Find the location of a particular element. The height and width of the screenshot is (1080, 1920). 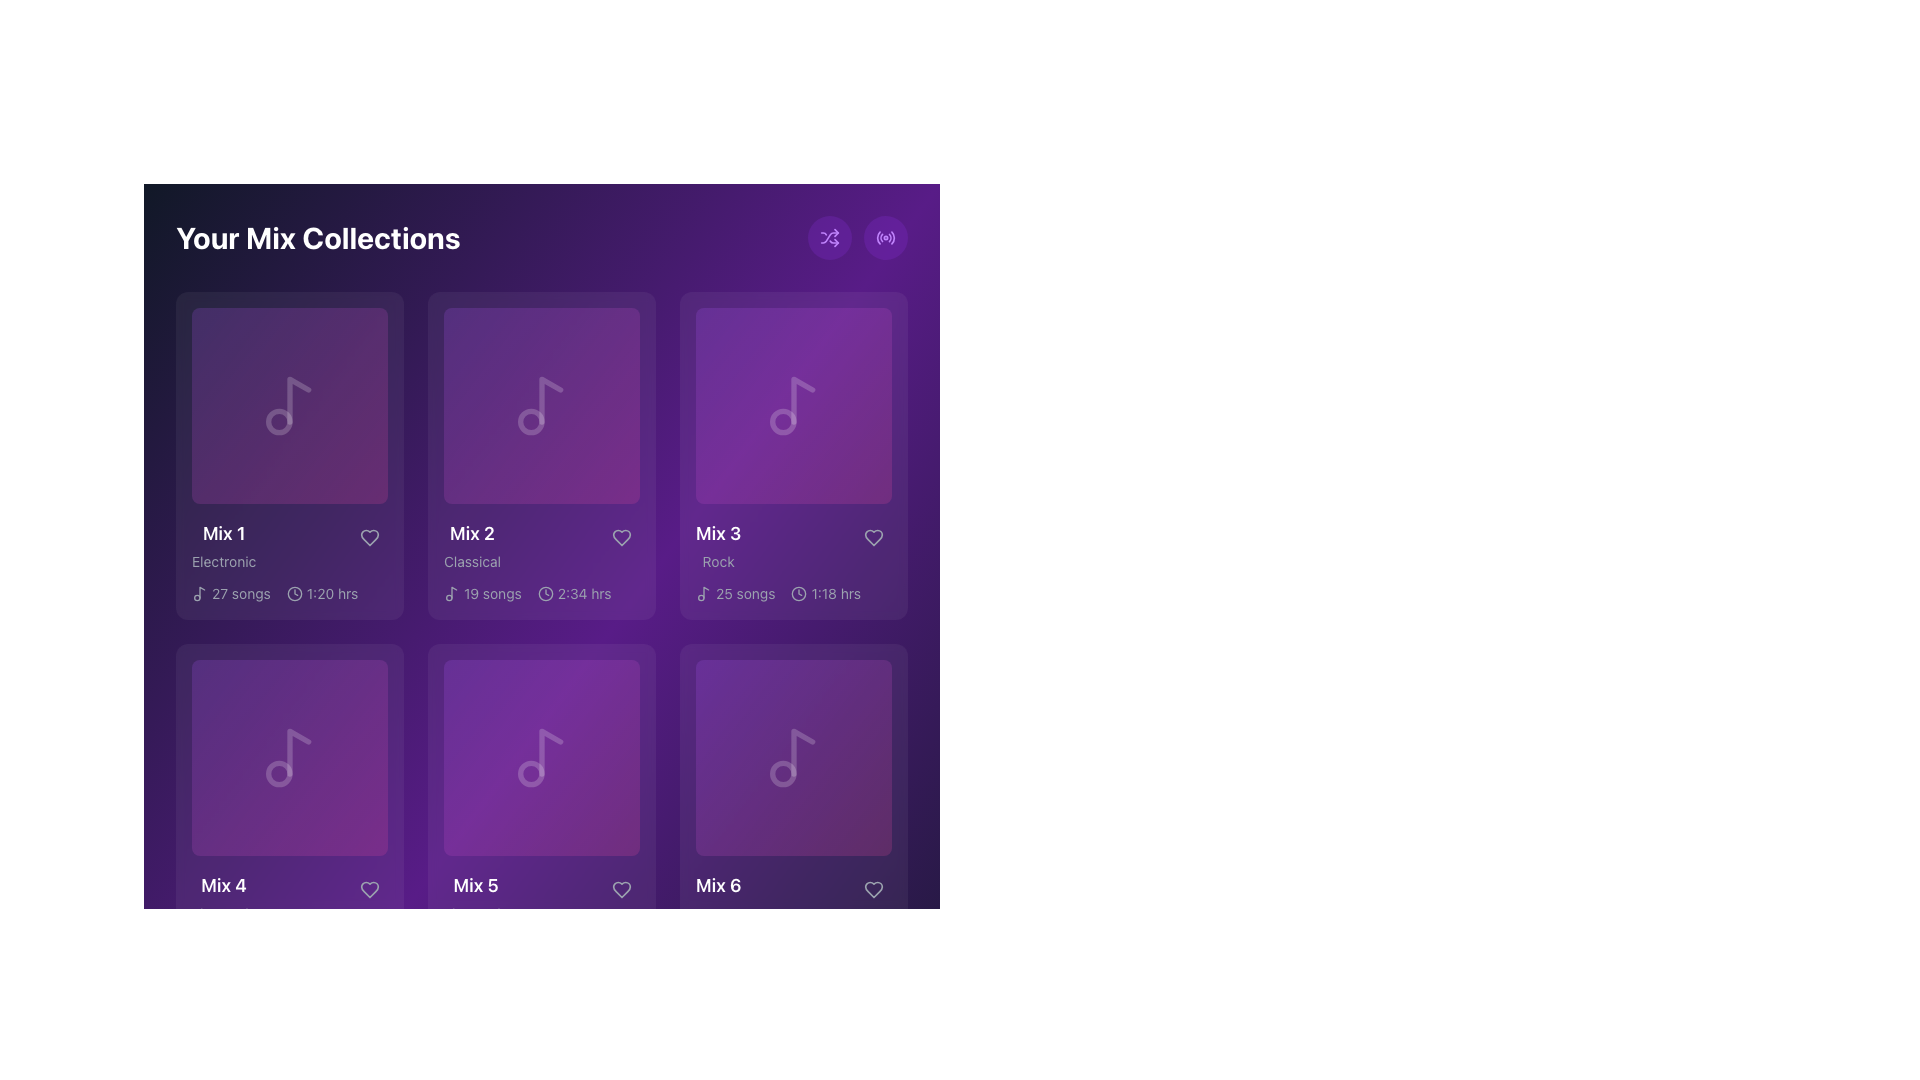

the button located at the center of the 'Mix 6' card is located at coordinates (792, 758).